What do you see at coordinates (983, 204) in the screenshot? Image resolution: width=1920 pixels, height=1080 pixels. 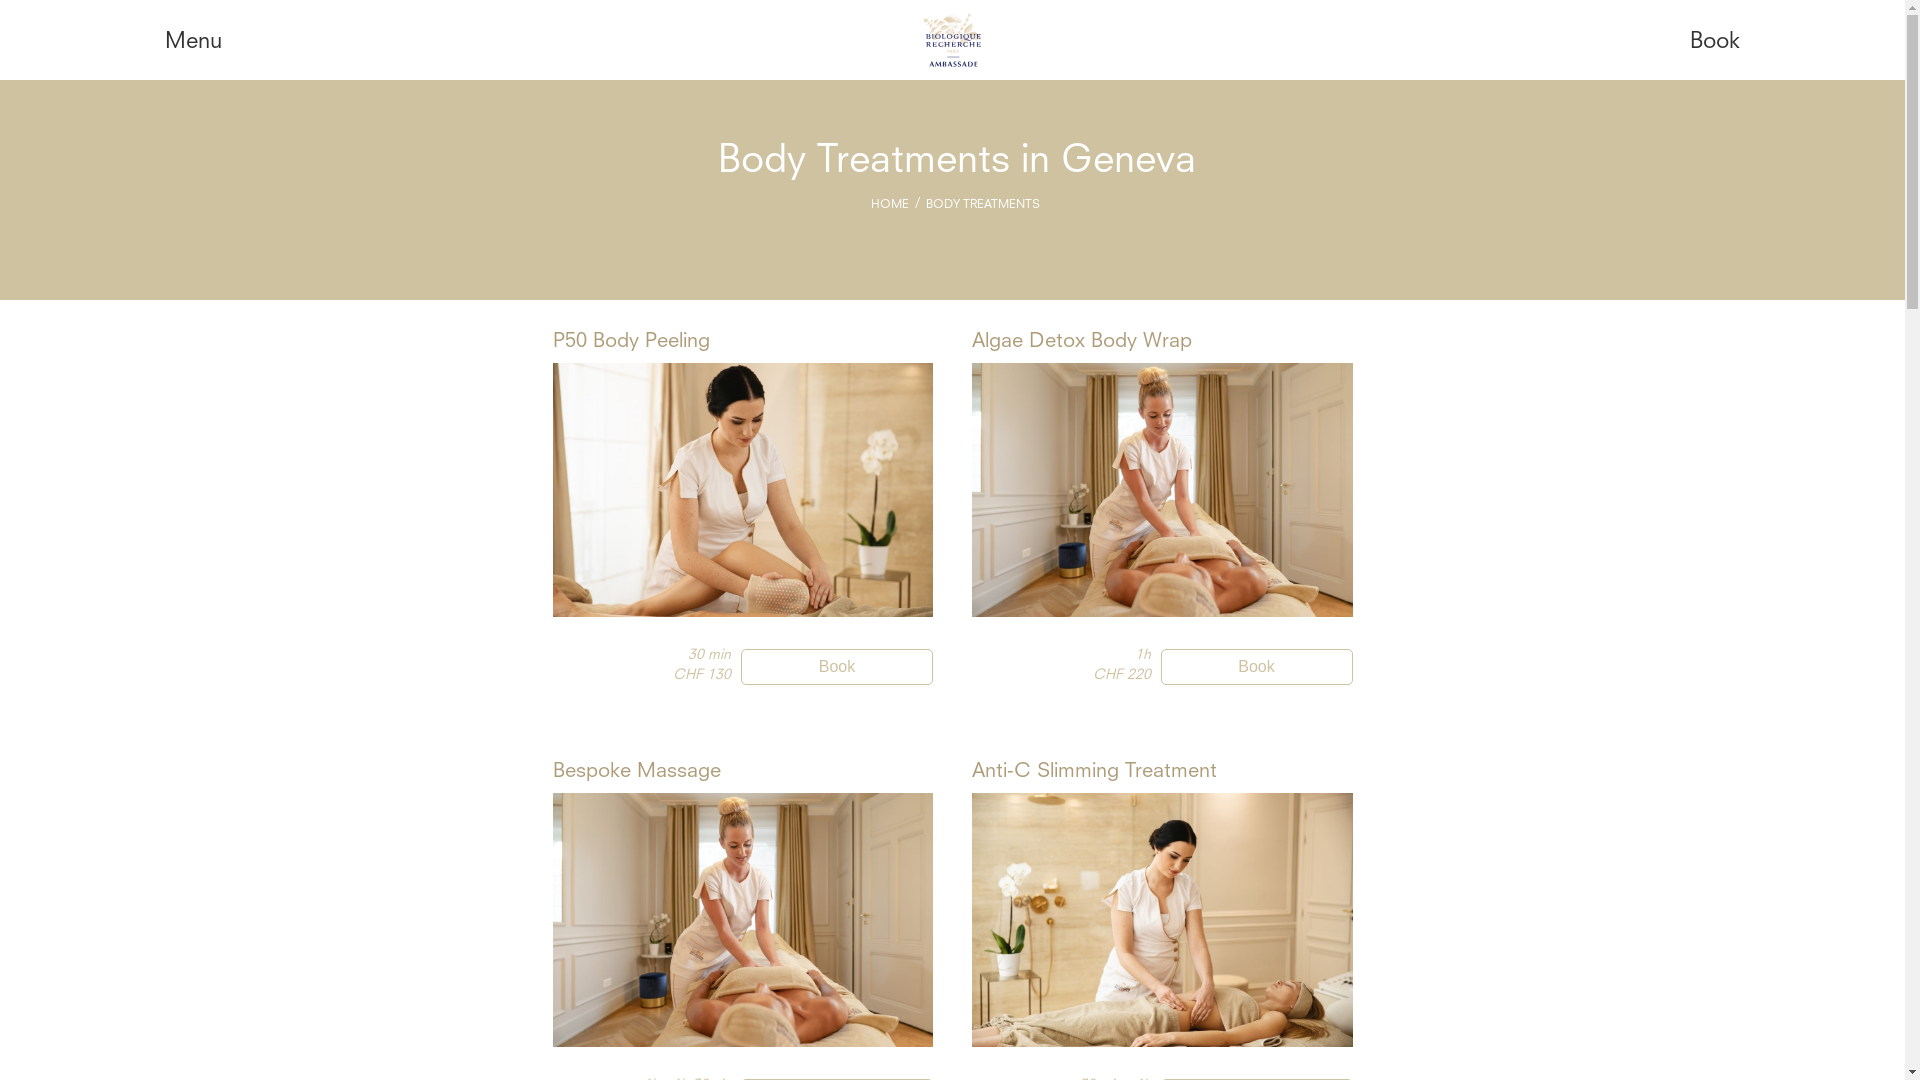 I see `'BODY TREATMENTS'` at bounding box center [983, 204].